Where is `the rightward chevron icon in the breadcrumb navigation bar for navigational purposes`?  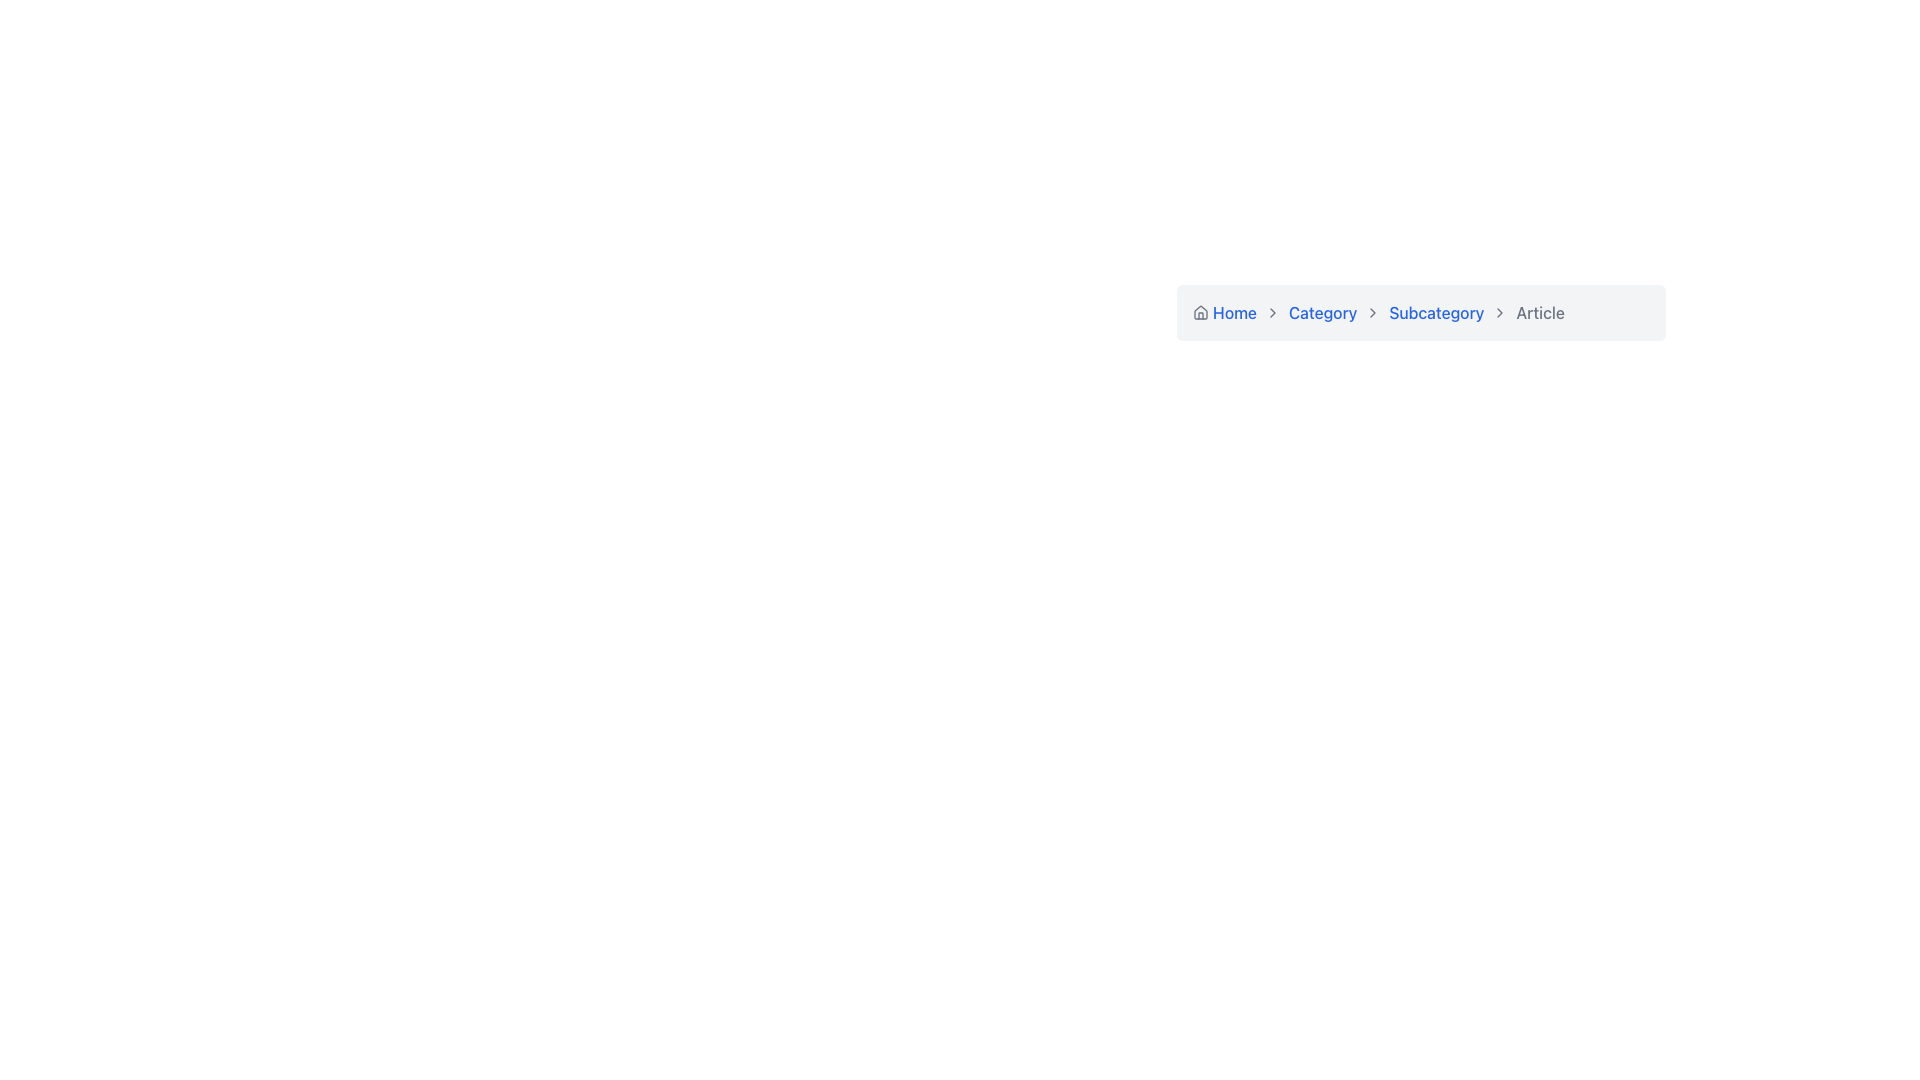 the rightward chevron icon in the breadcrumb navigation bar for navigational purposes is located at coordinates (1271, 312).